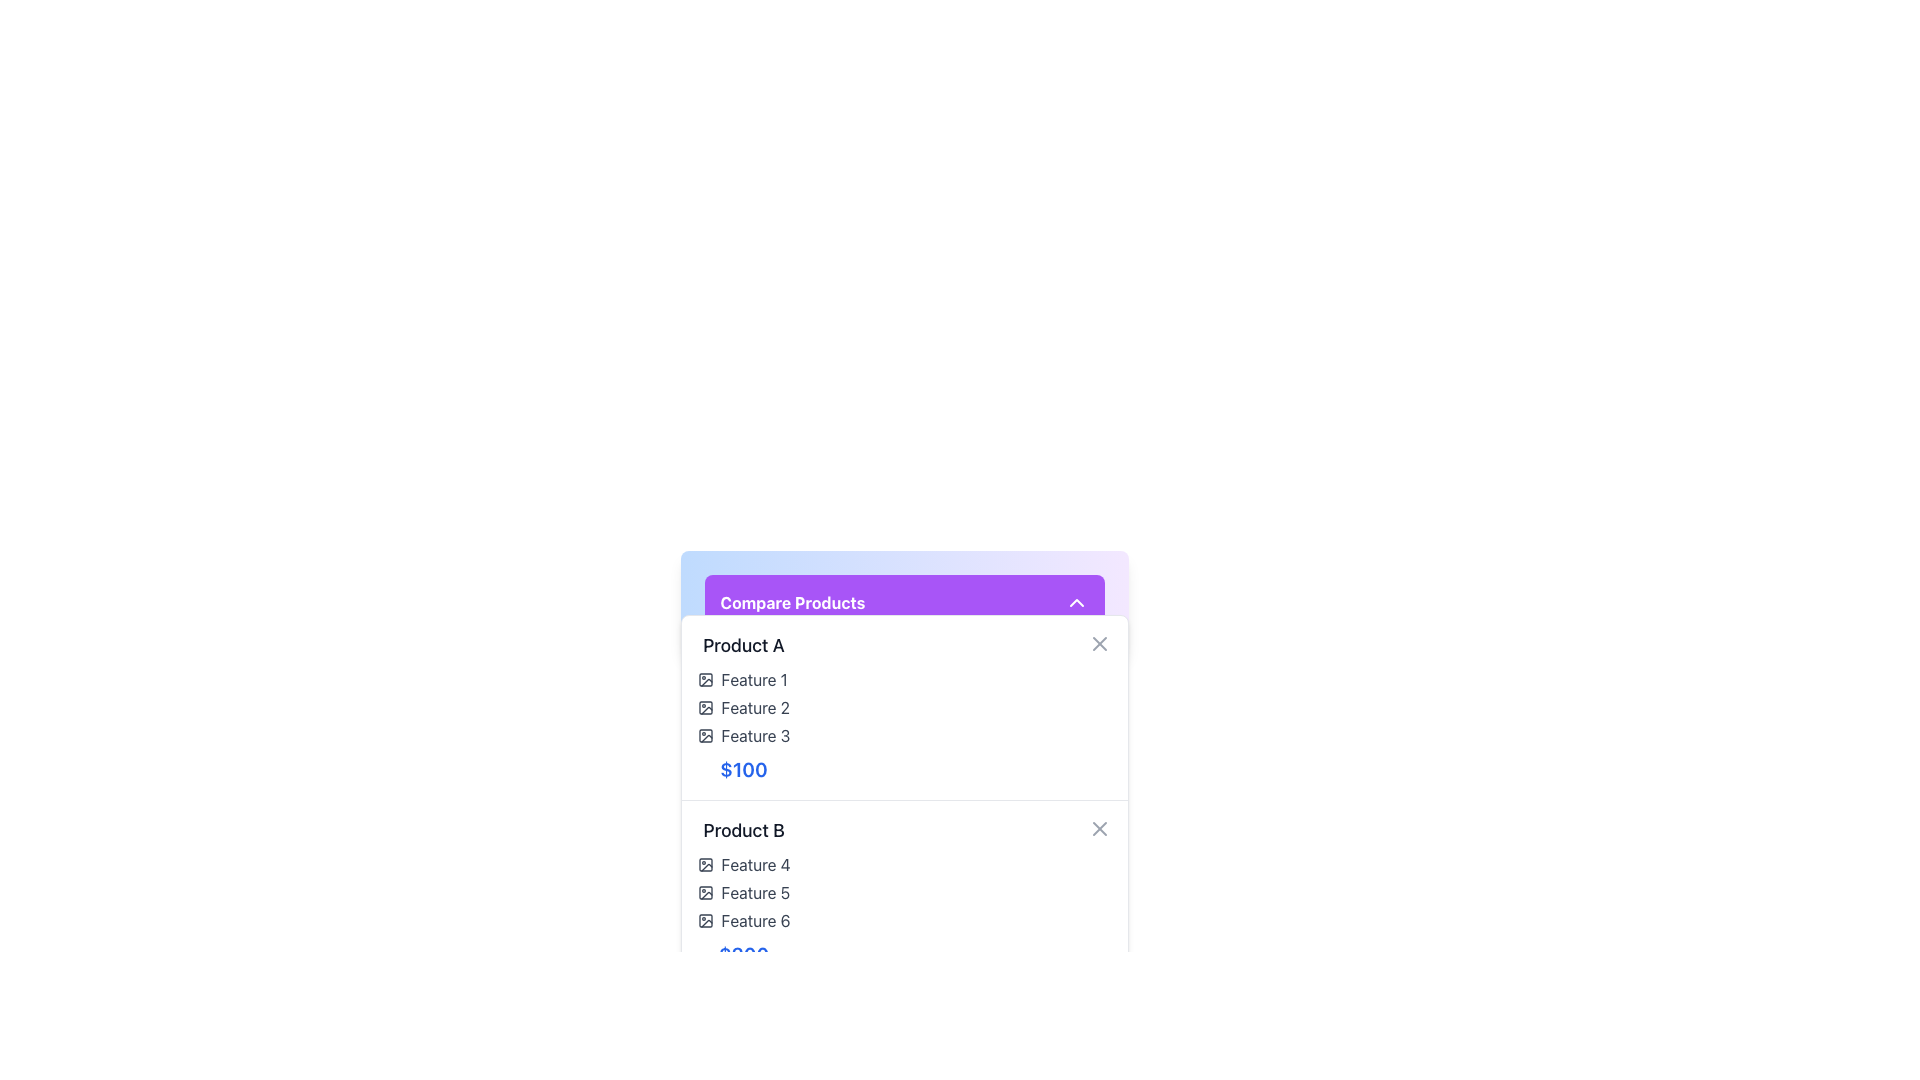 The image size is (1920, 1080). I want to click on the title text for 'Product B' that serves an informational purpose, indicating the product being compared, so click(743, 830).